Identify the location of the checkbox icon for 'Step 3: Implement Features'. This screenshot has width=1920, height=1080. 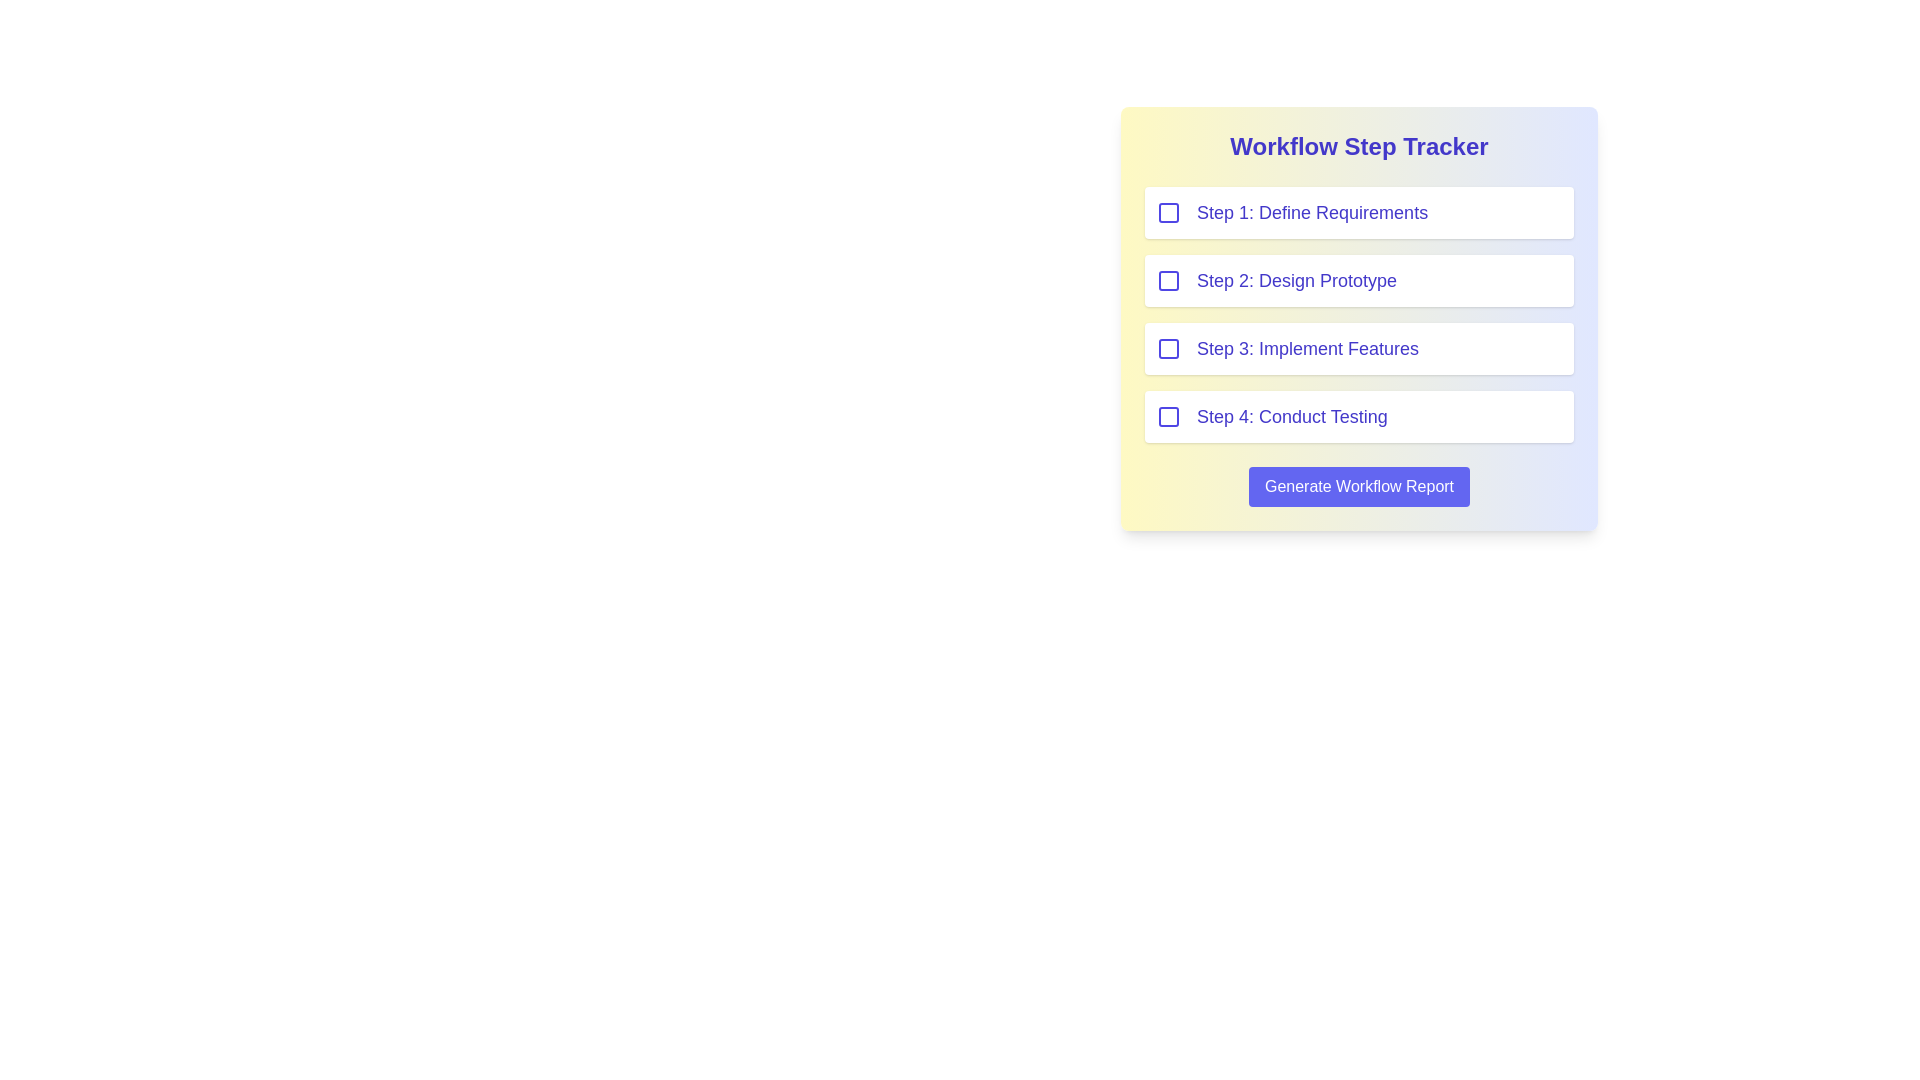
(1169, 347).